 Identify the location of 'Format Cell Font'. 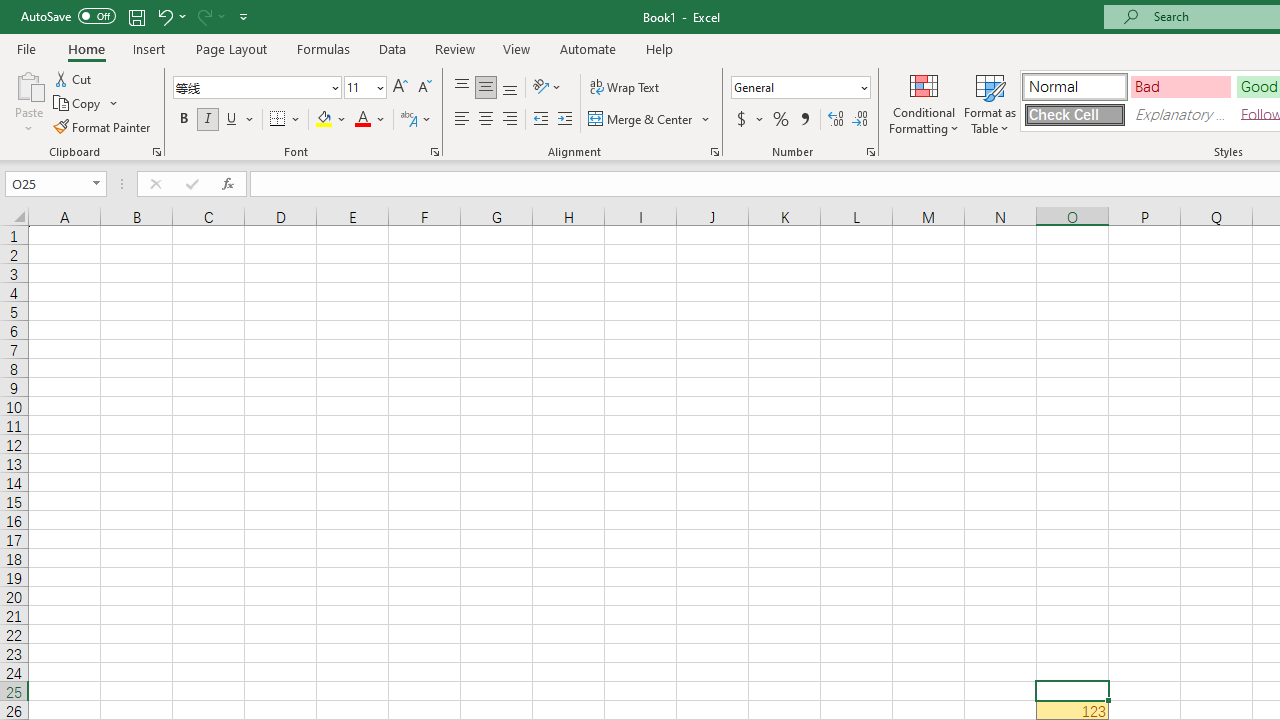
(434, 150).